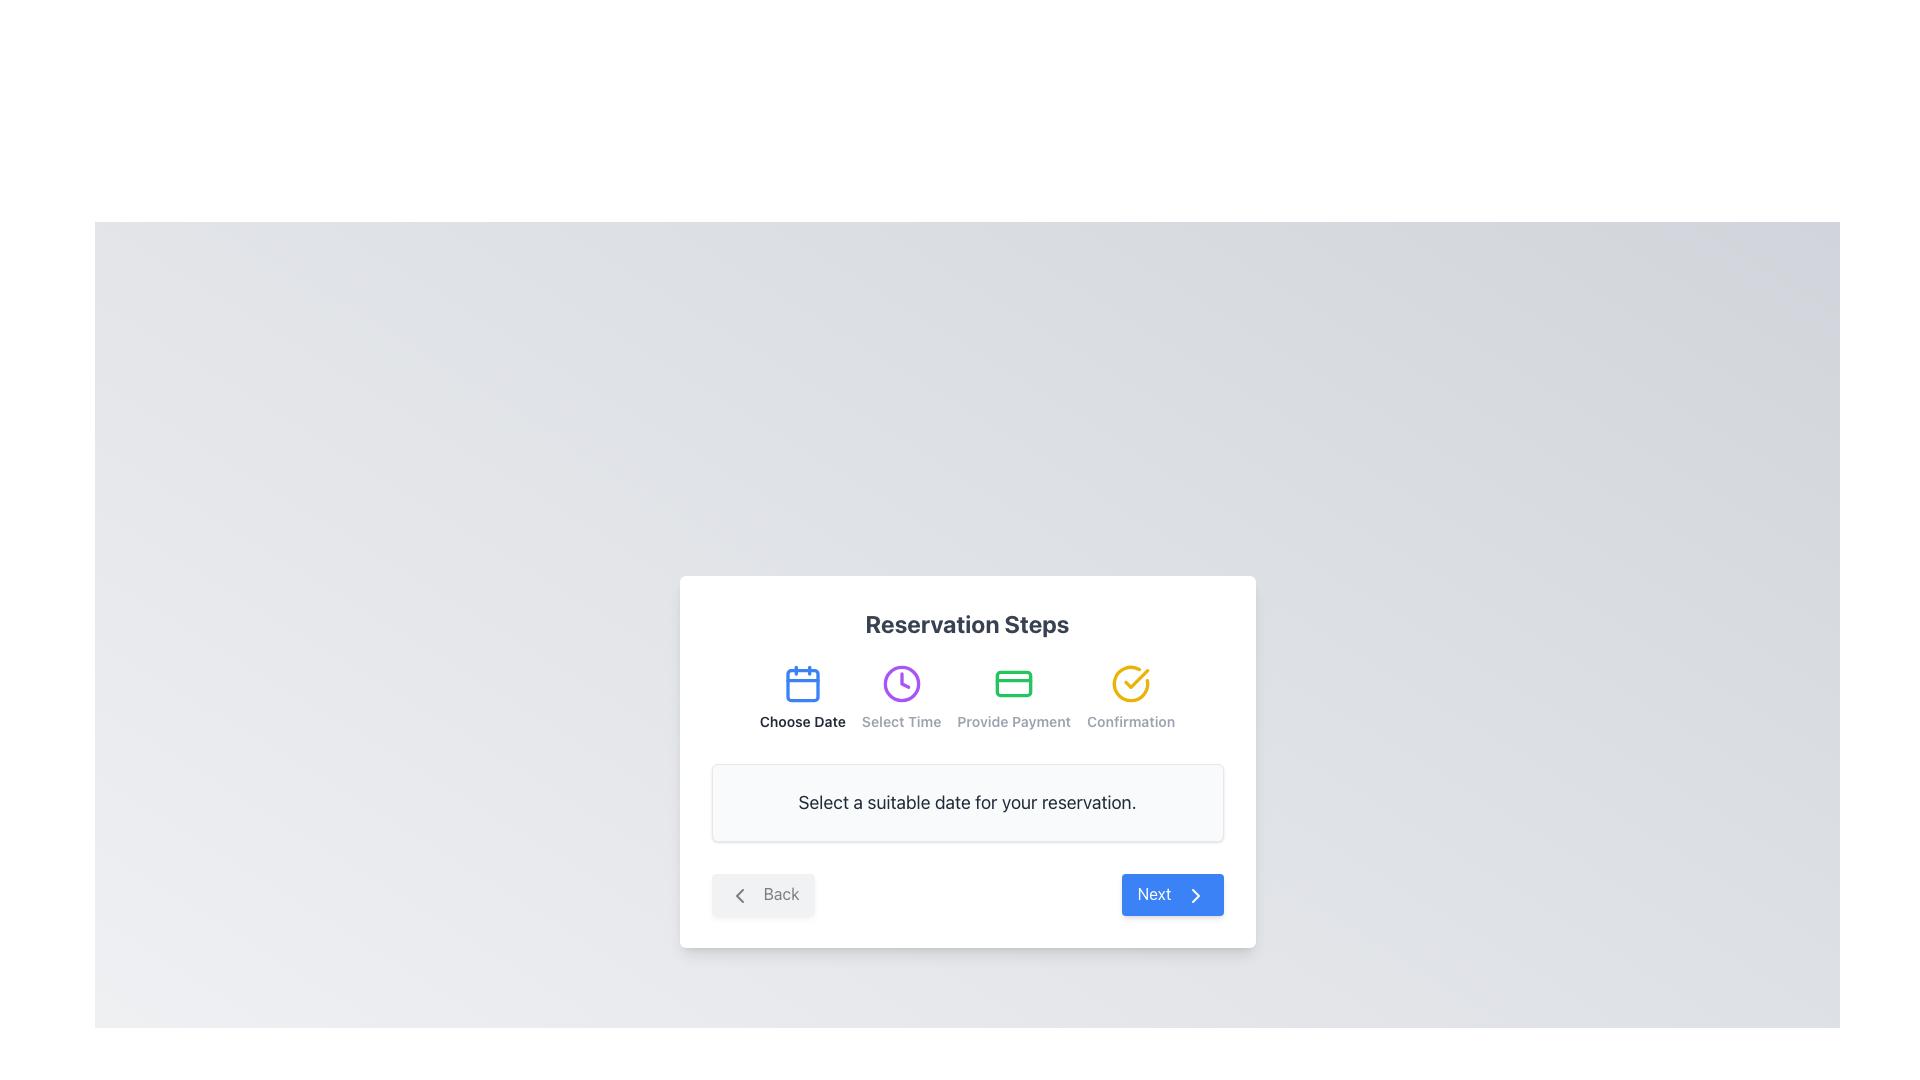 The height and width of the screenshot is (1080, 1920). Describe the element at coordinates (738, 894) in the screenshot. I see `the left-pointing chevron icon within the 'Back' button, which is styled with a minimalistic, outlined design and appears in a gray color indicating it is inactive` at that location.